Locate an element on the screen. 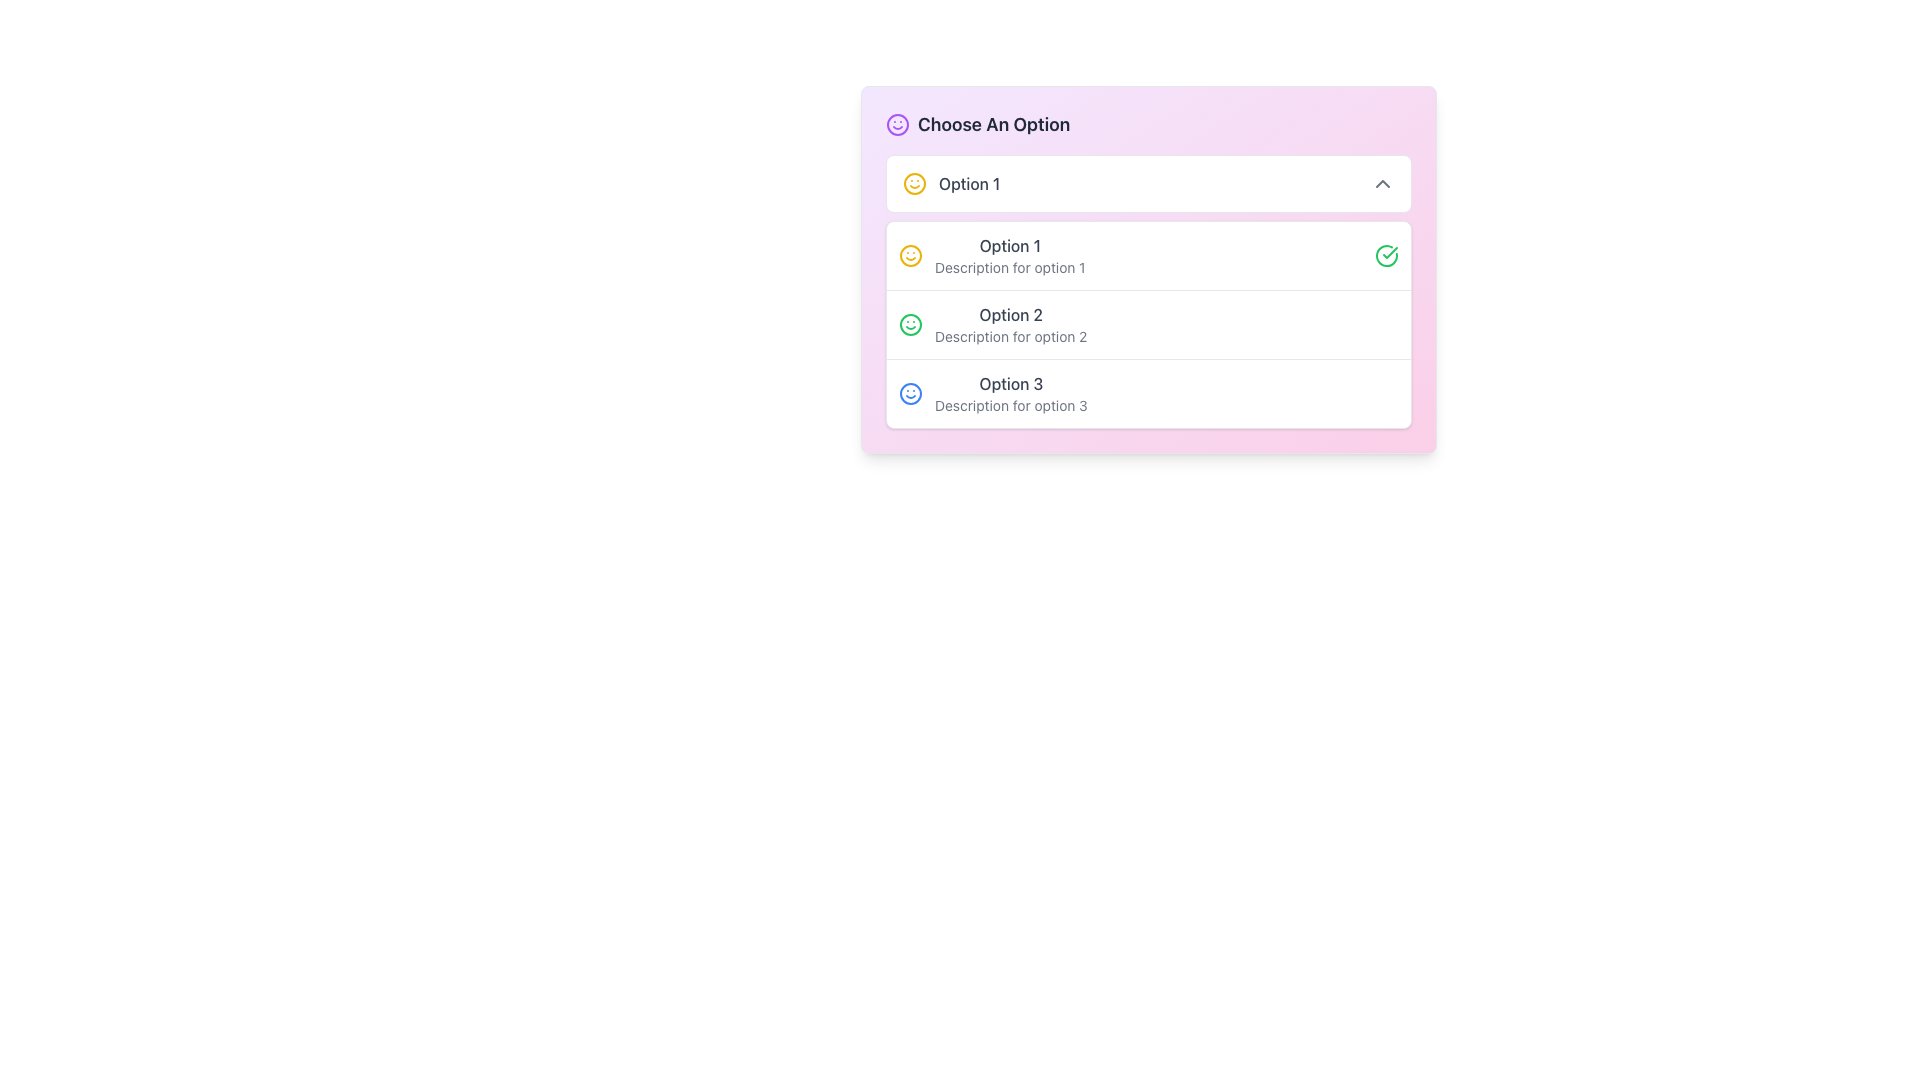  to select the first item in the dropdown list labeled 'Option 1', which is positioned below the header 'Choose An Option' is located at coordinates (992, 254).